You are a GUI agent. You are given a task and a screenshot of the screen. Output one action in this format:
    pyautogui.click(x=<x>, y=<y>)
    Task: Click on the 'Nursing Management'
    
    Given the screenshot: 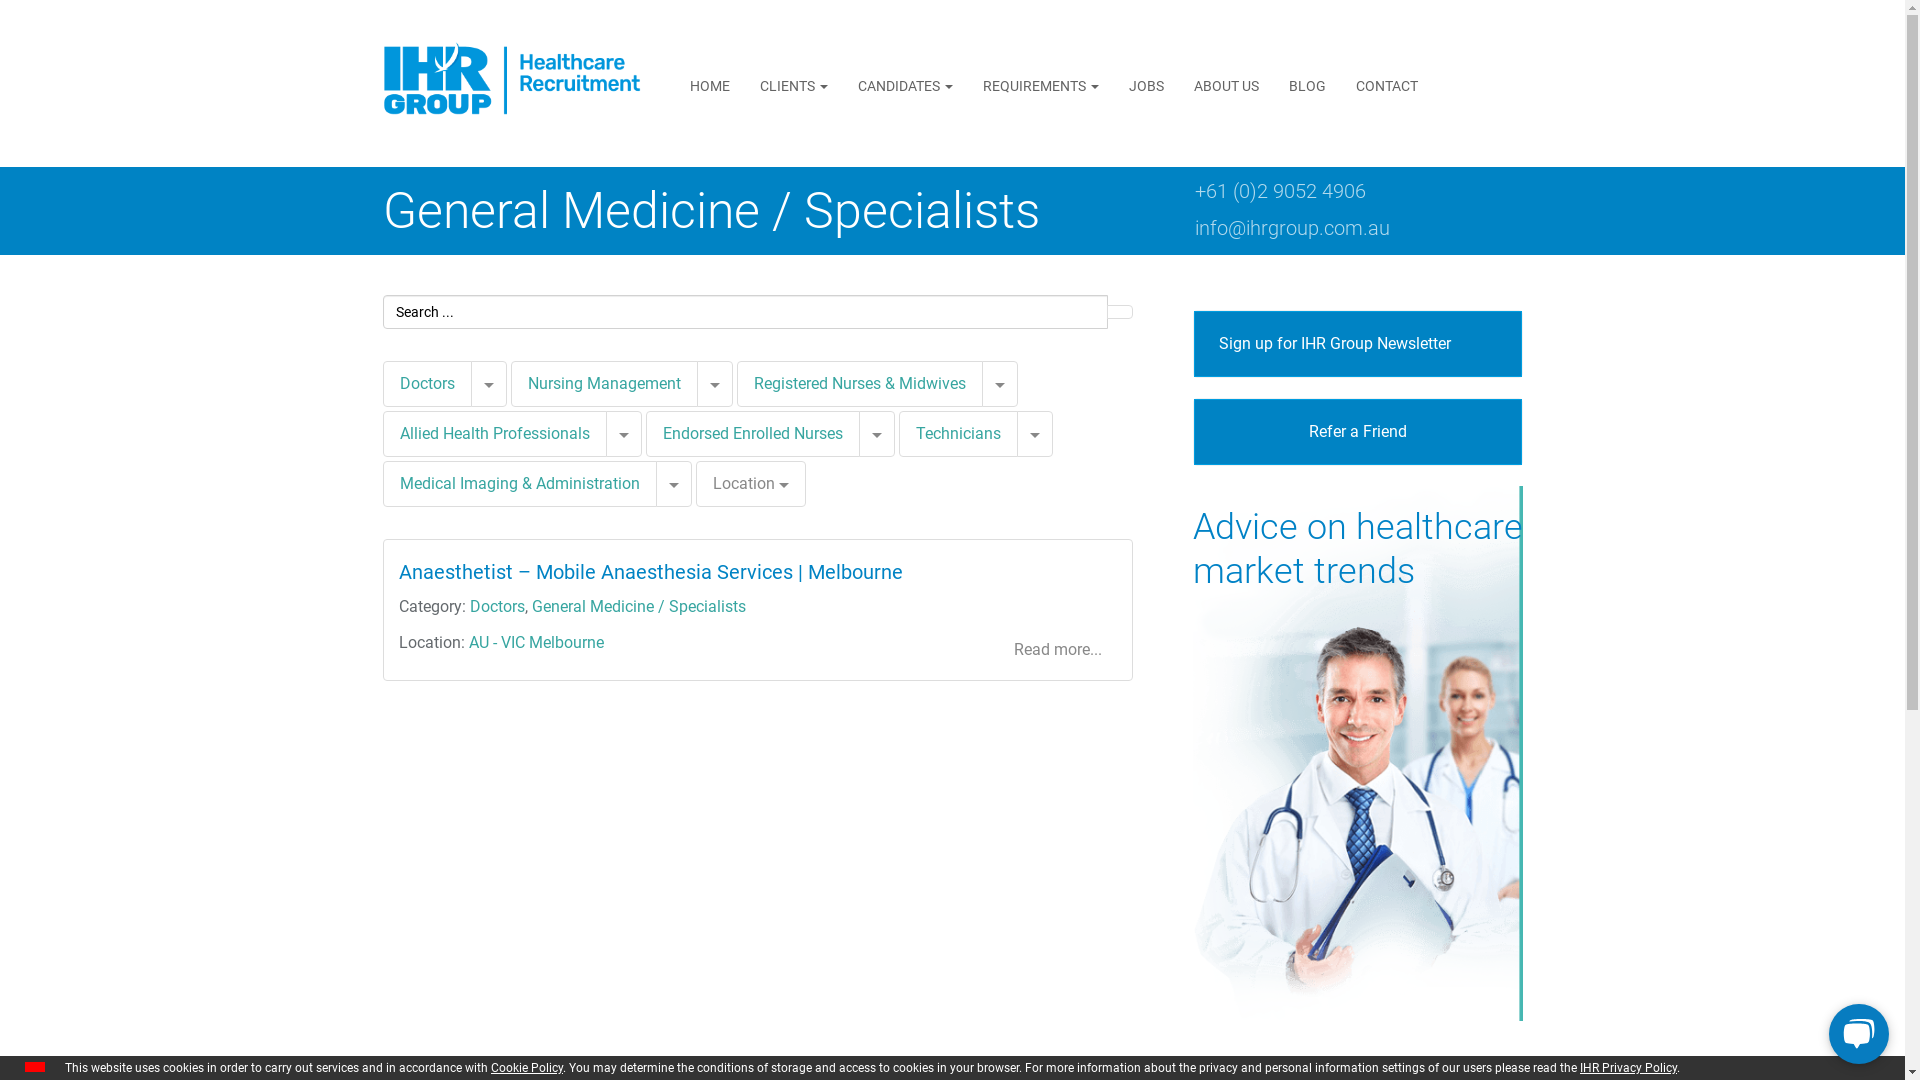 What is the action you would take?
    pyautogui.click(x=528, y=383)
    